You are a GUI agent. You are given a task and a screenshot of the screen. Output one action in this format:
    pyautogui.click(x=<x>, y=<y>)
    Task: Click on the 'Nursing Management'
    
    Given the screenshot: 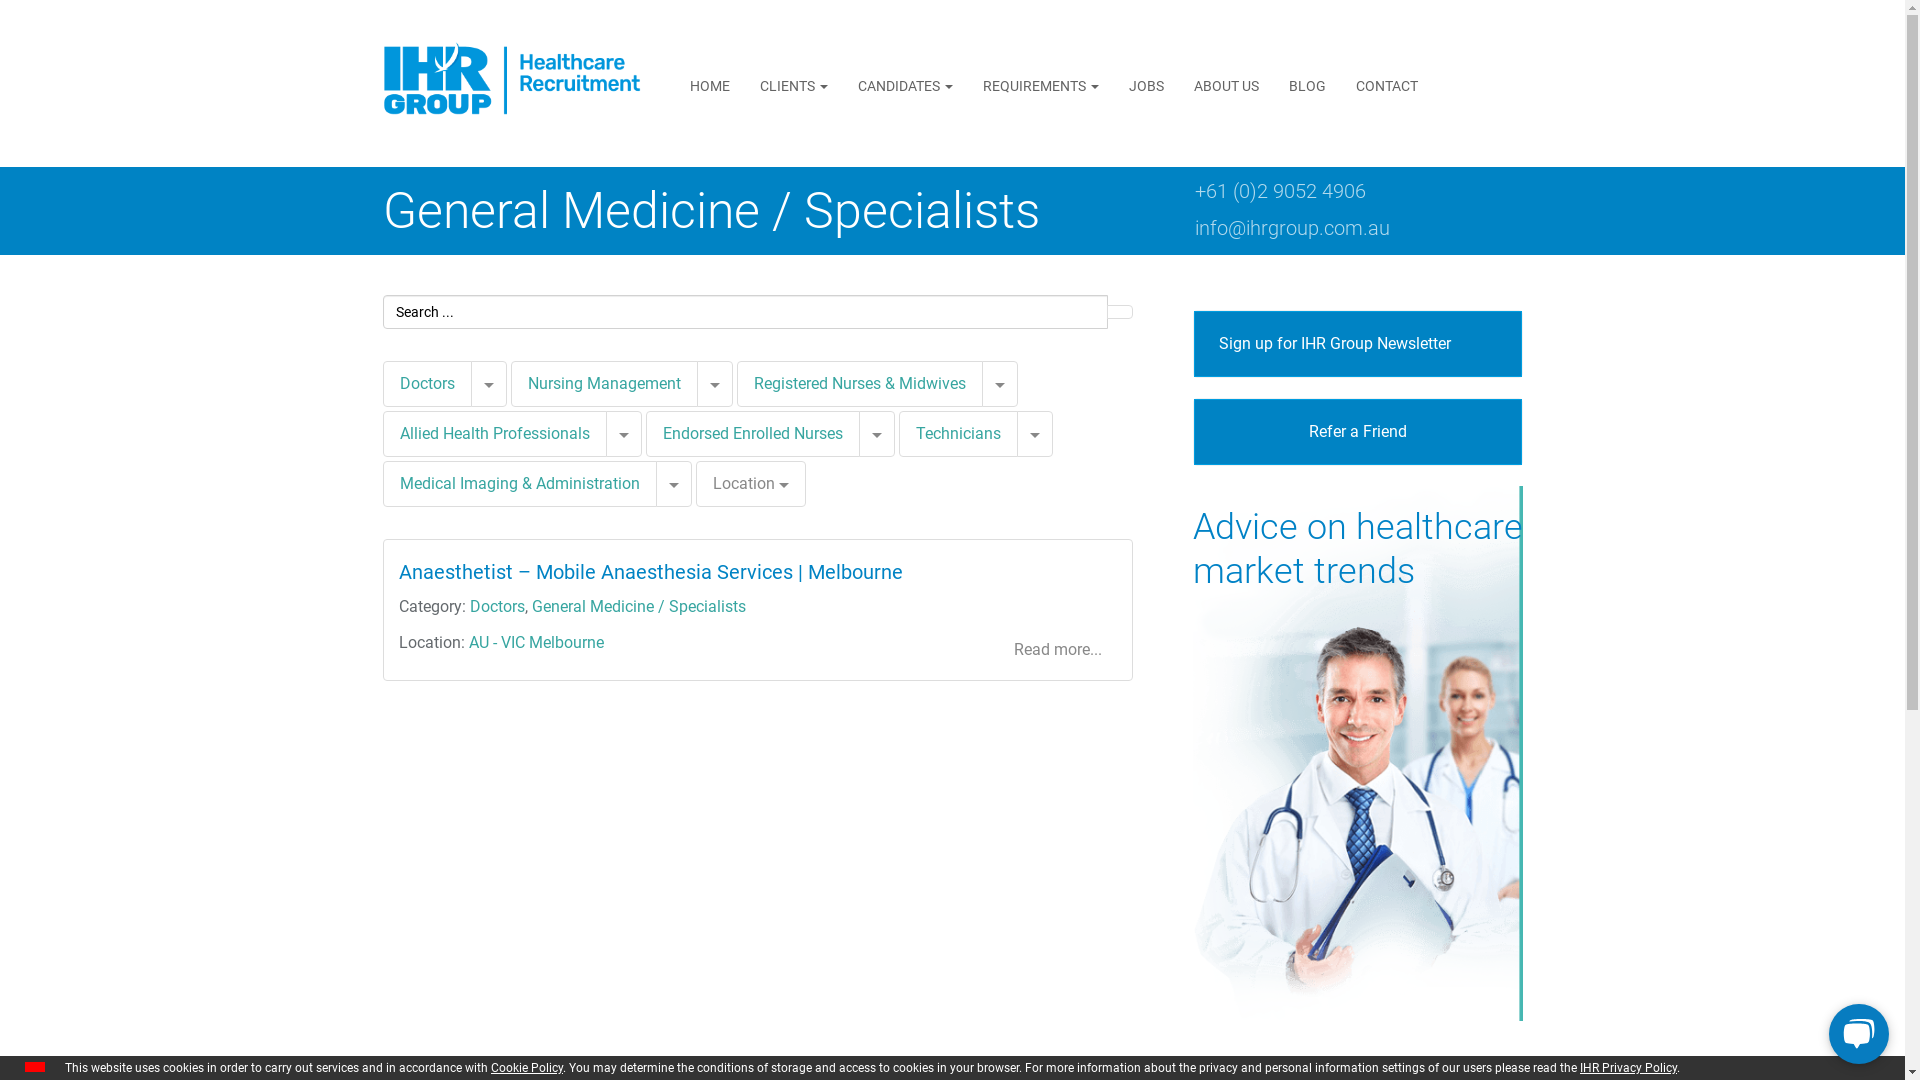 What is the action you would take?
    pyautogui.click(x=528, y=383)
    